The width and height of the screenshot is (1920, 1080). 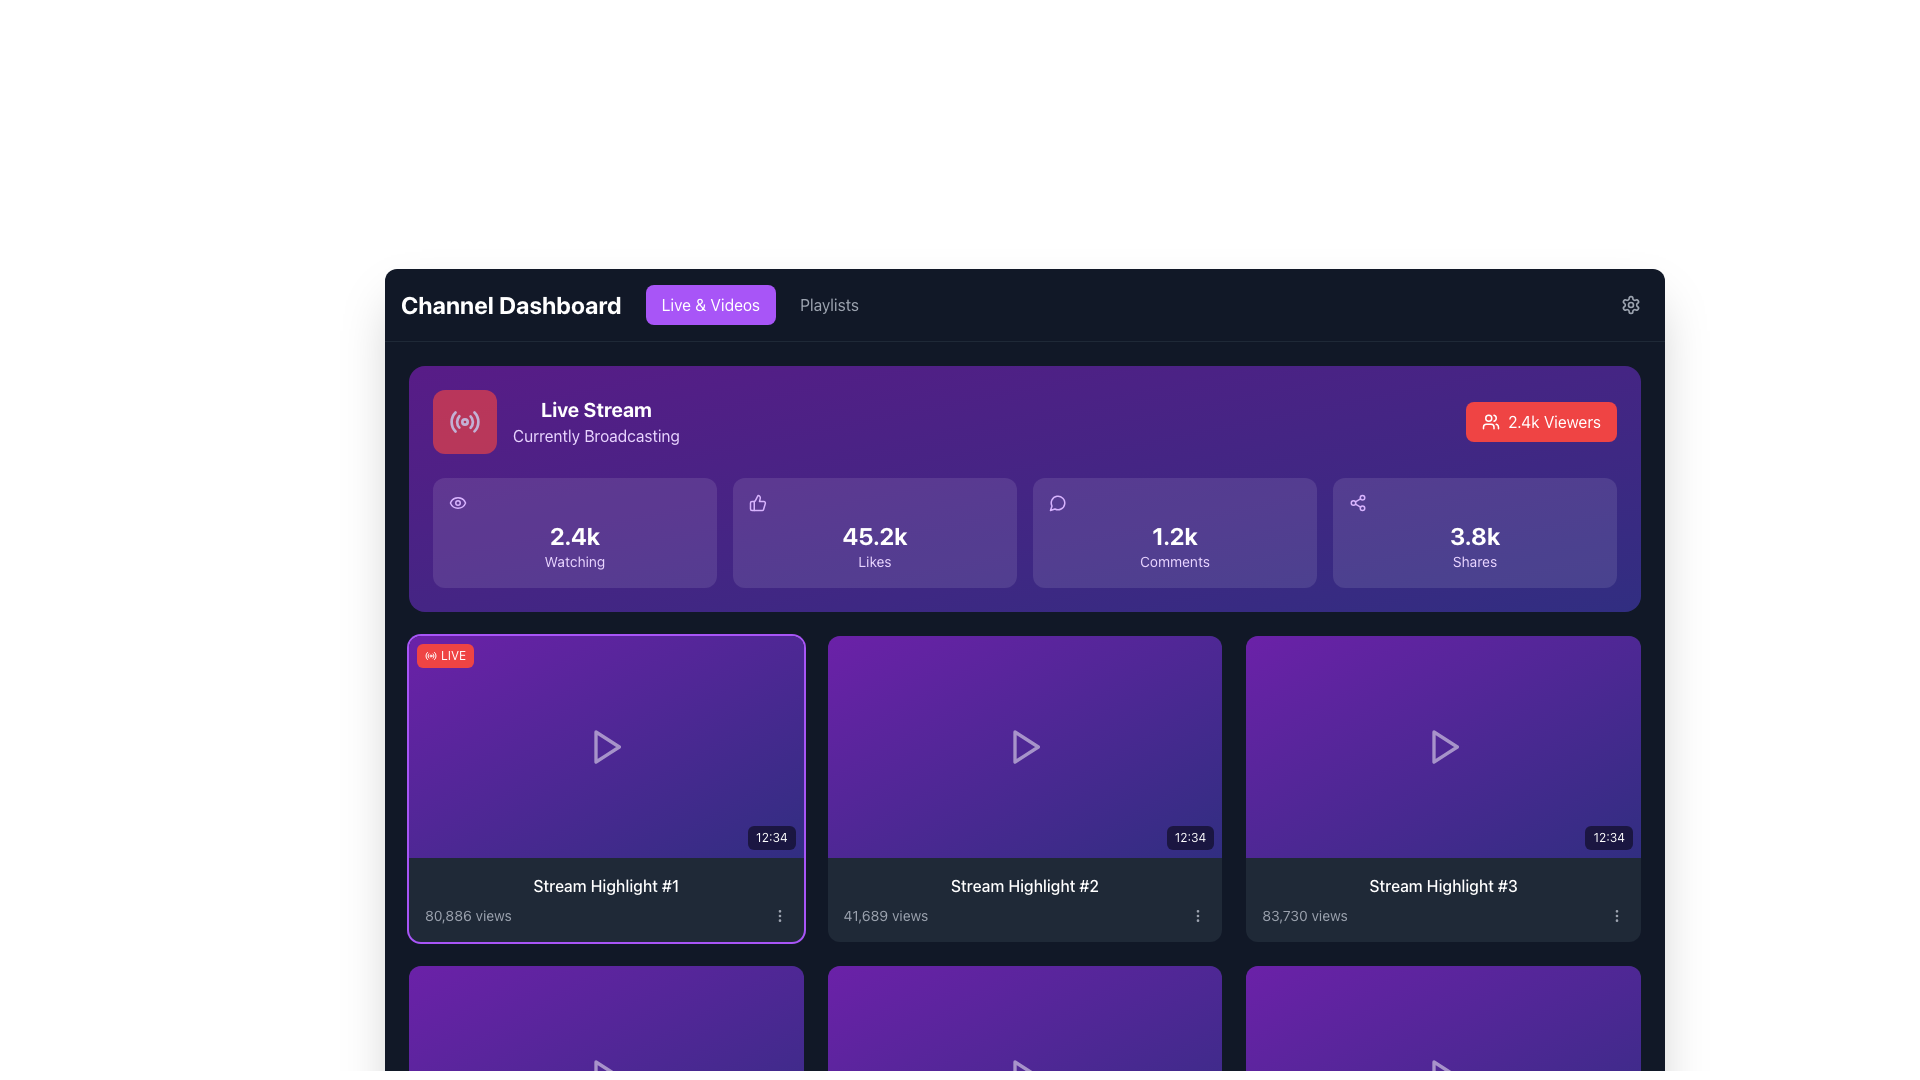 I want to click on the small purple eye icon located on the left side of the upper interface, so click(x=456, y=501).